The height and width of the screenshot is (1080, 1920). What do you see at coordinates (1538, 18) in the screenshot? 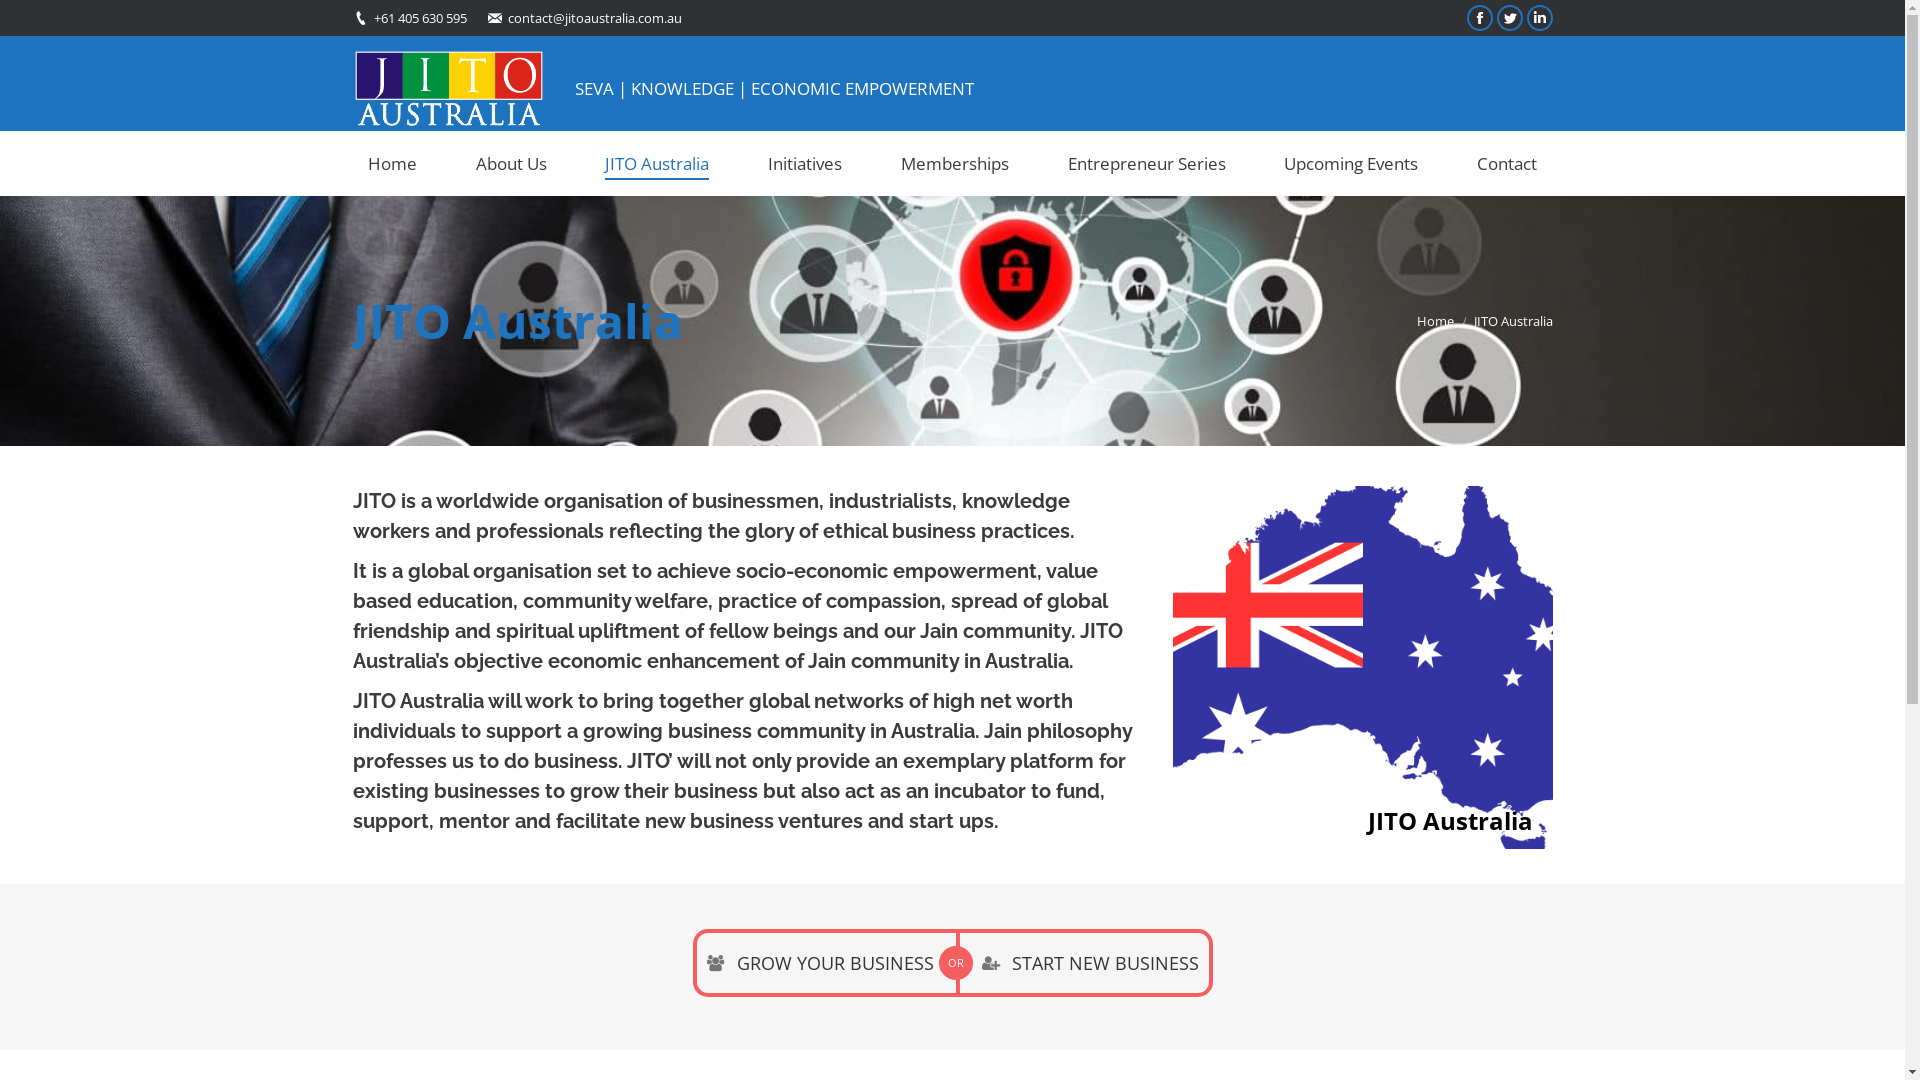
I see `'Linkedin'` at bounding box center [1538, 18].